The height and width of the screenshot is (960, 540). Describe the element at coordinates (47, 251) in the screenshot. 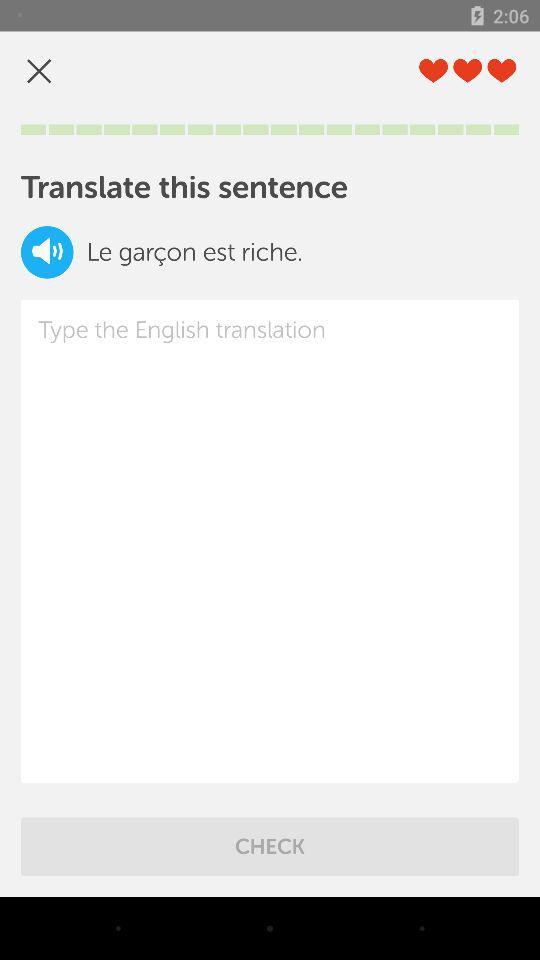

I see `item to the left of the le` at that location.